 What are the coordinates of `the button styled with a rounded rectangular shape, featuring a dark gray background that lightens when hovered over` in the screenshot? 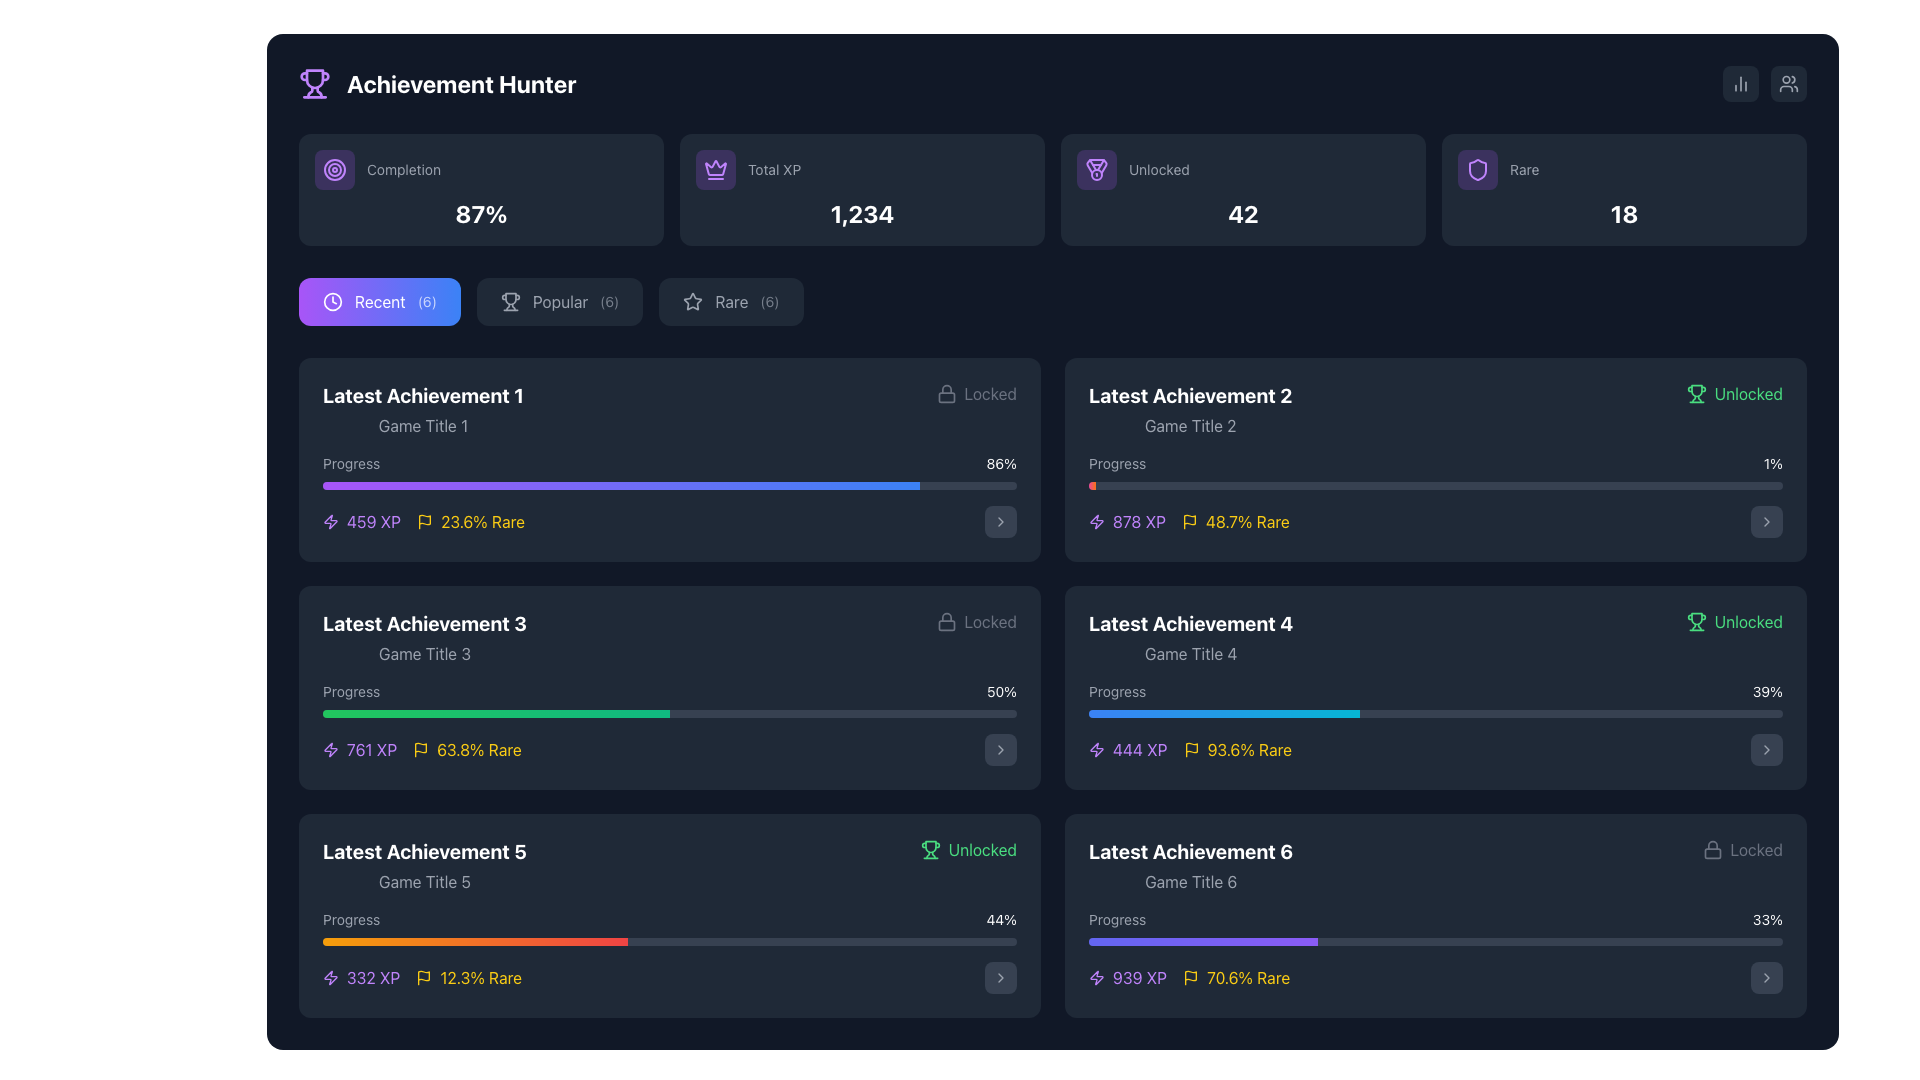 It's located at (1766, 520).